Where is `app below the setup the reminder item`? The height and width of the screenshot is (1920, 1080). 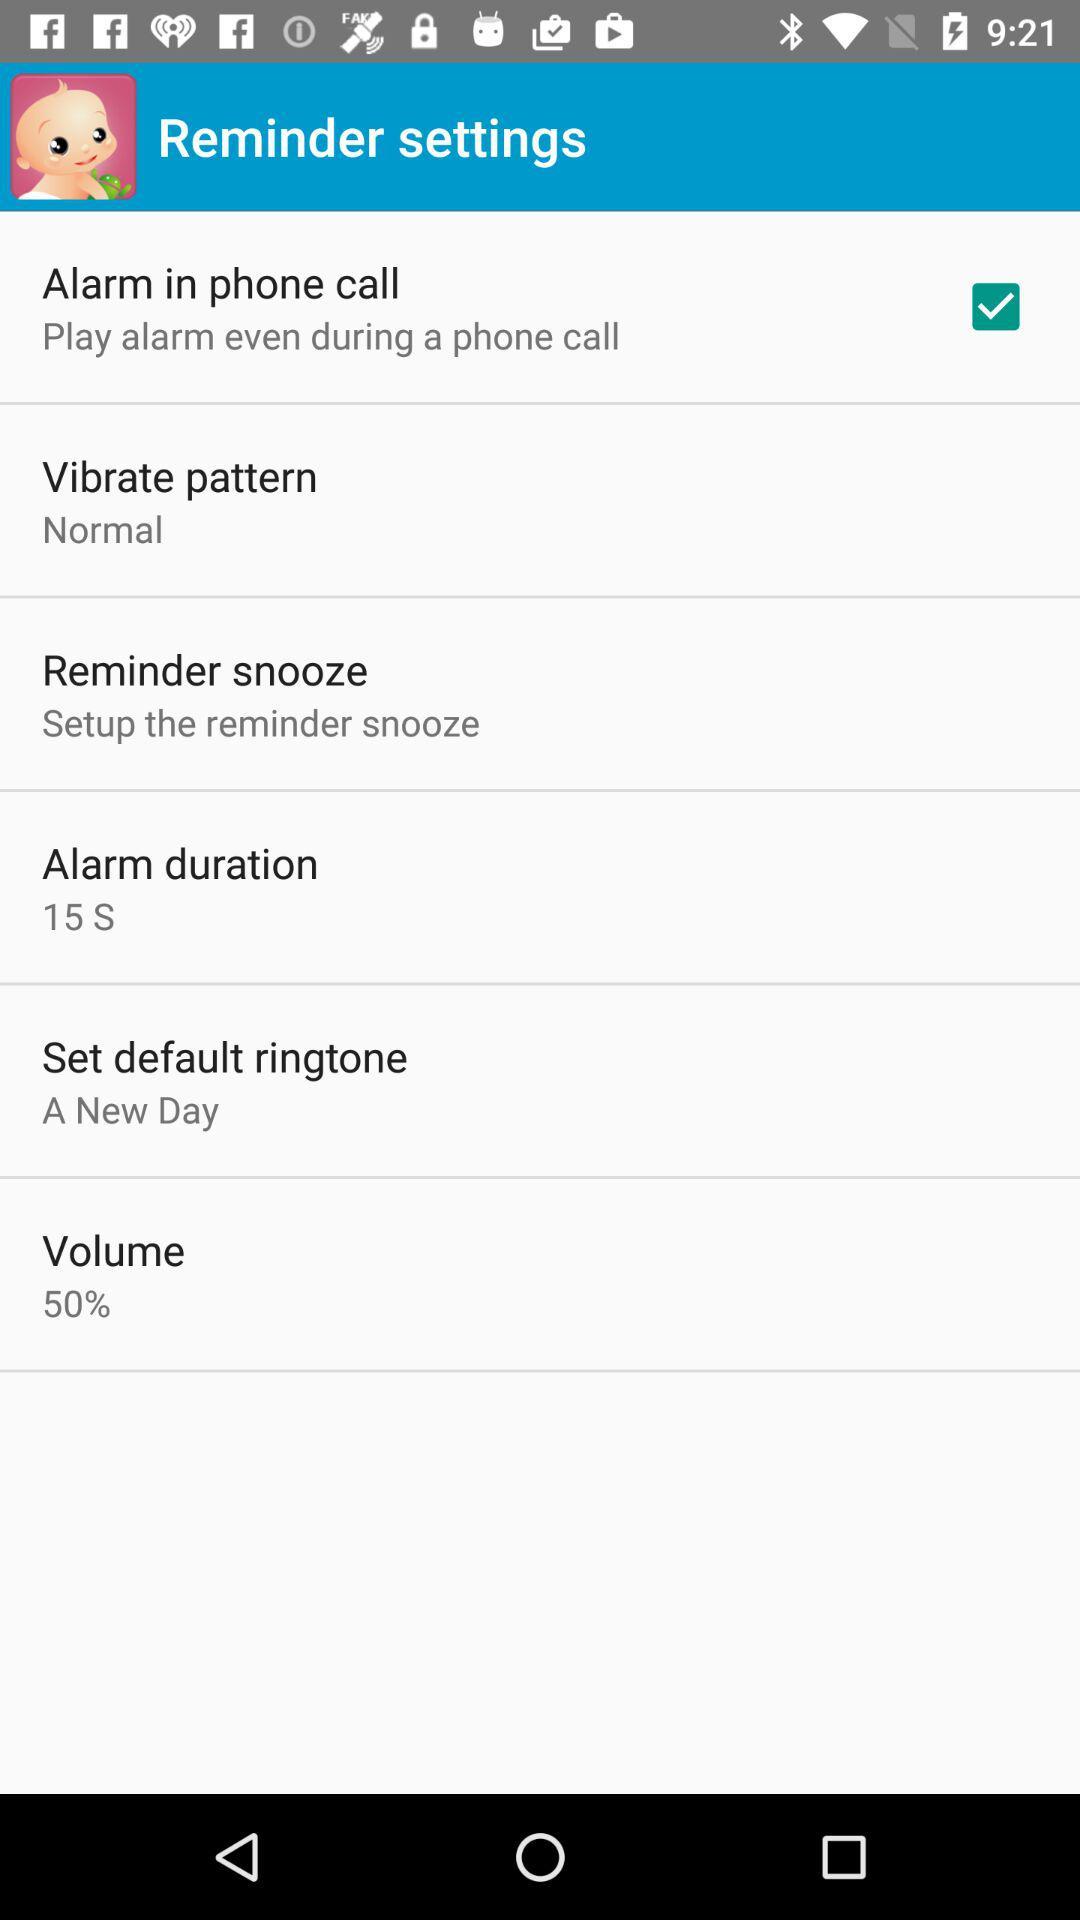
app below the setup the reminder item is located at coordinates (180, 862).